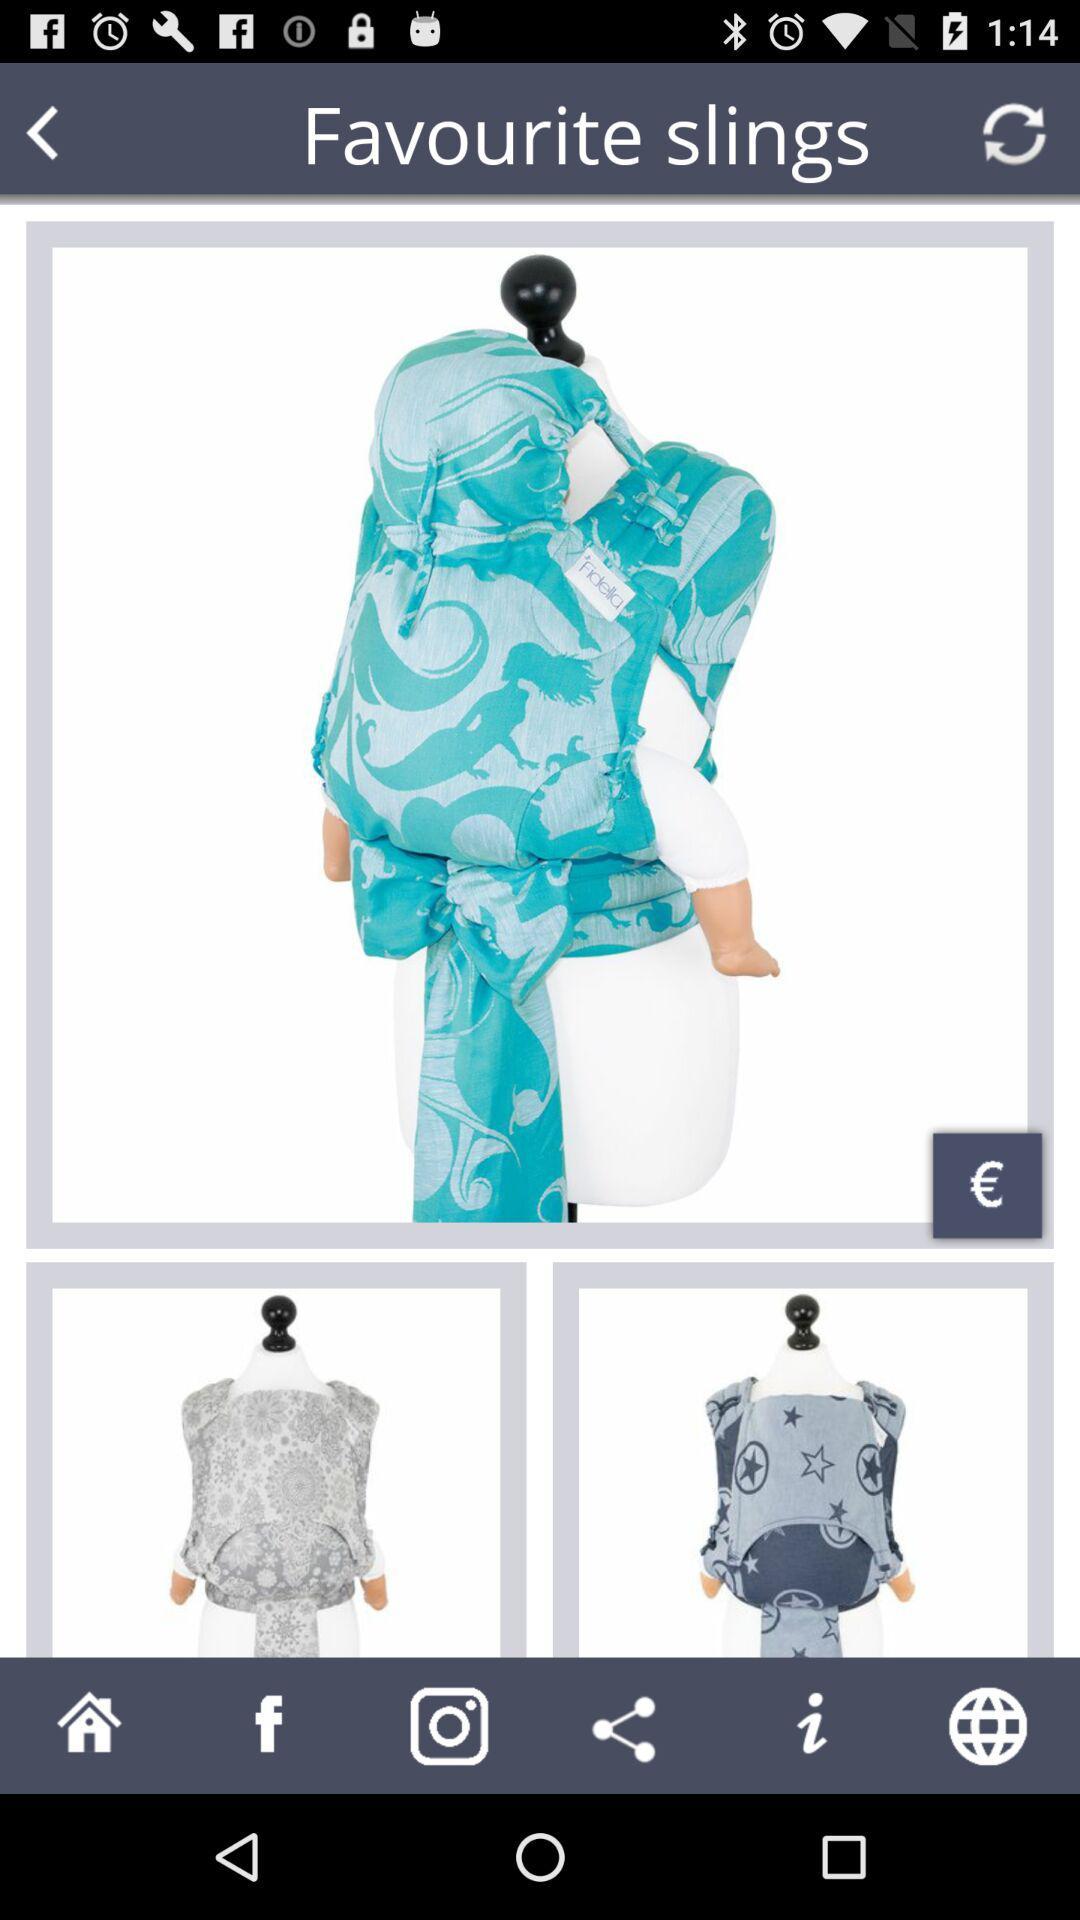 The image size is (1080, 1920). Describe the element at coordinates (450, 1846) in the screenshot. I see `the photo icon` at that location.